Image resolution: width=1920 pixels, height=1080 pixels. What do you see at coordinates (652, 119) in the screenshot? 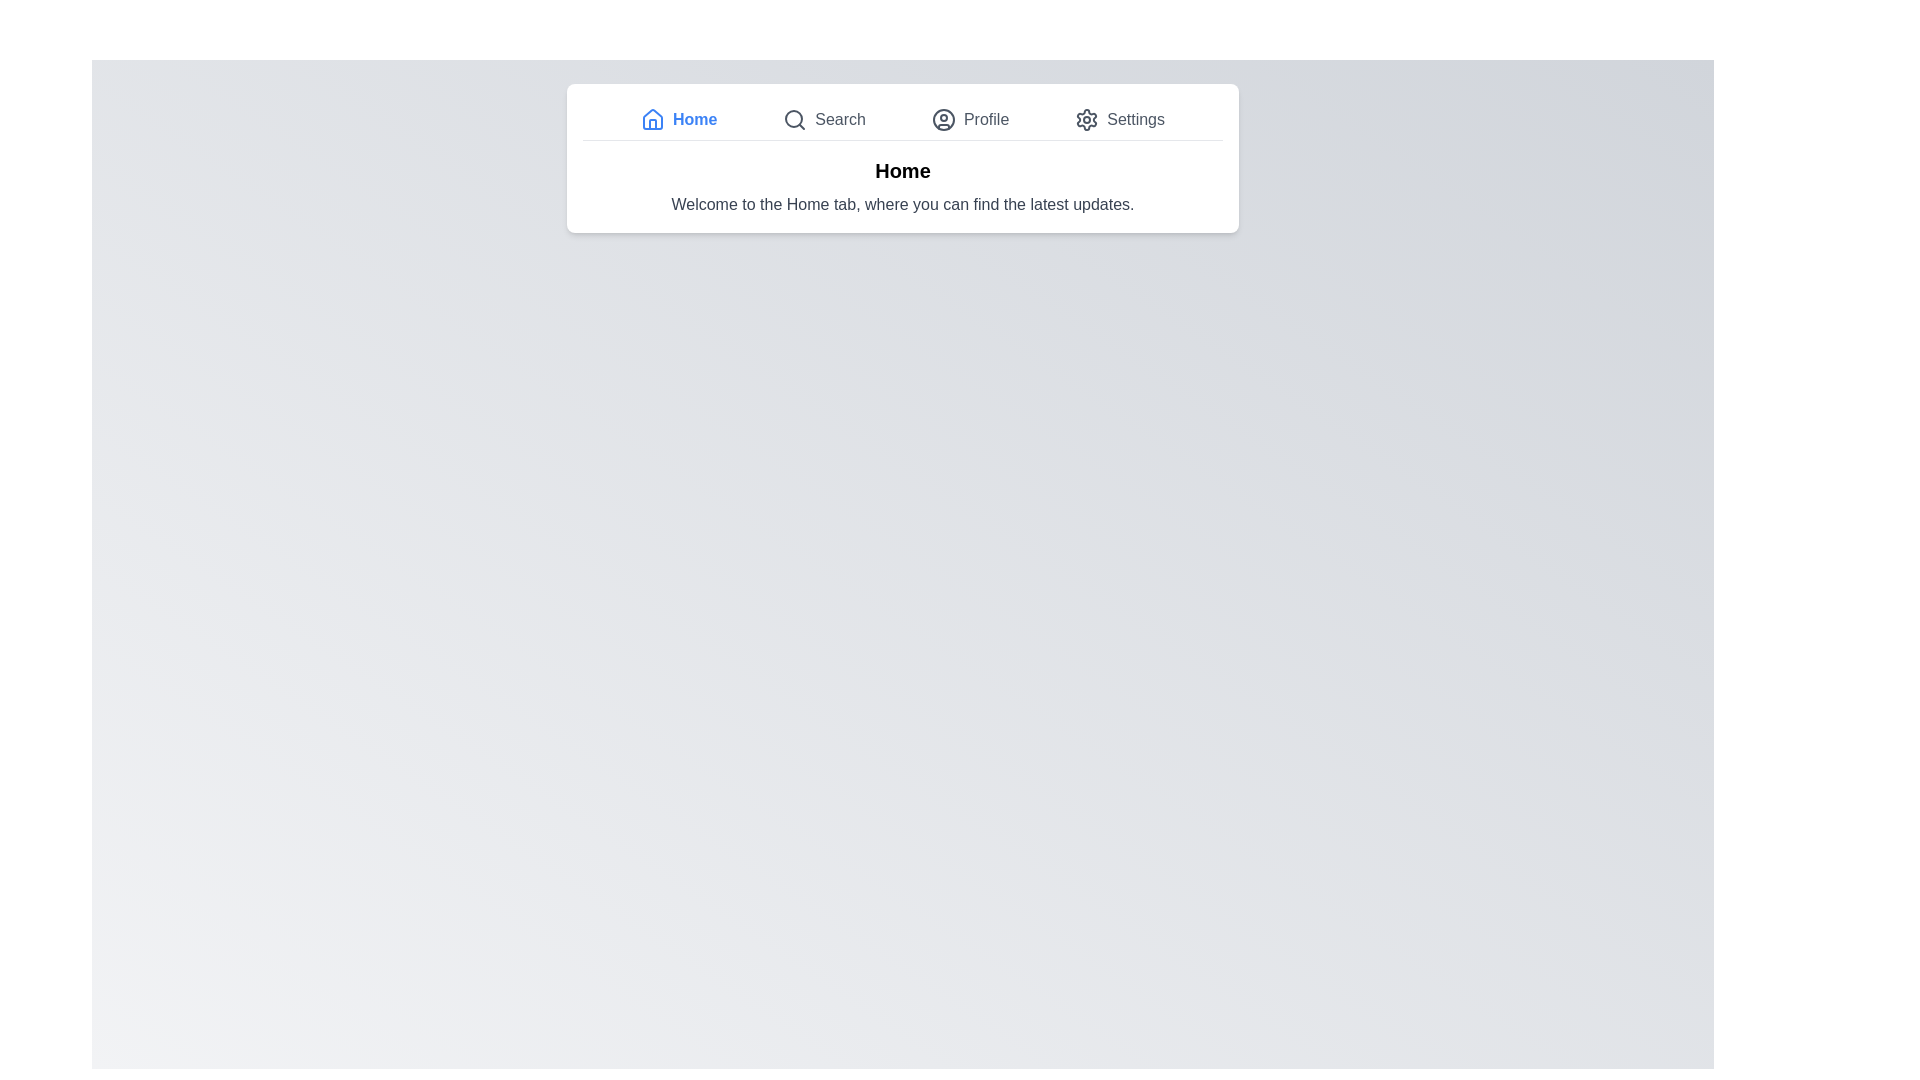
I see `the blue house-shaped icon located in the navigation menu to the left of the 'Home' label` at bounding box center [652, 119].